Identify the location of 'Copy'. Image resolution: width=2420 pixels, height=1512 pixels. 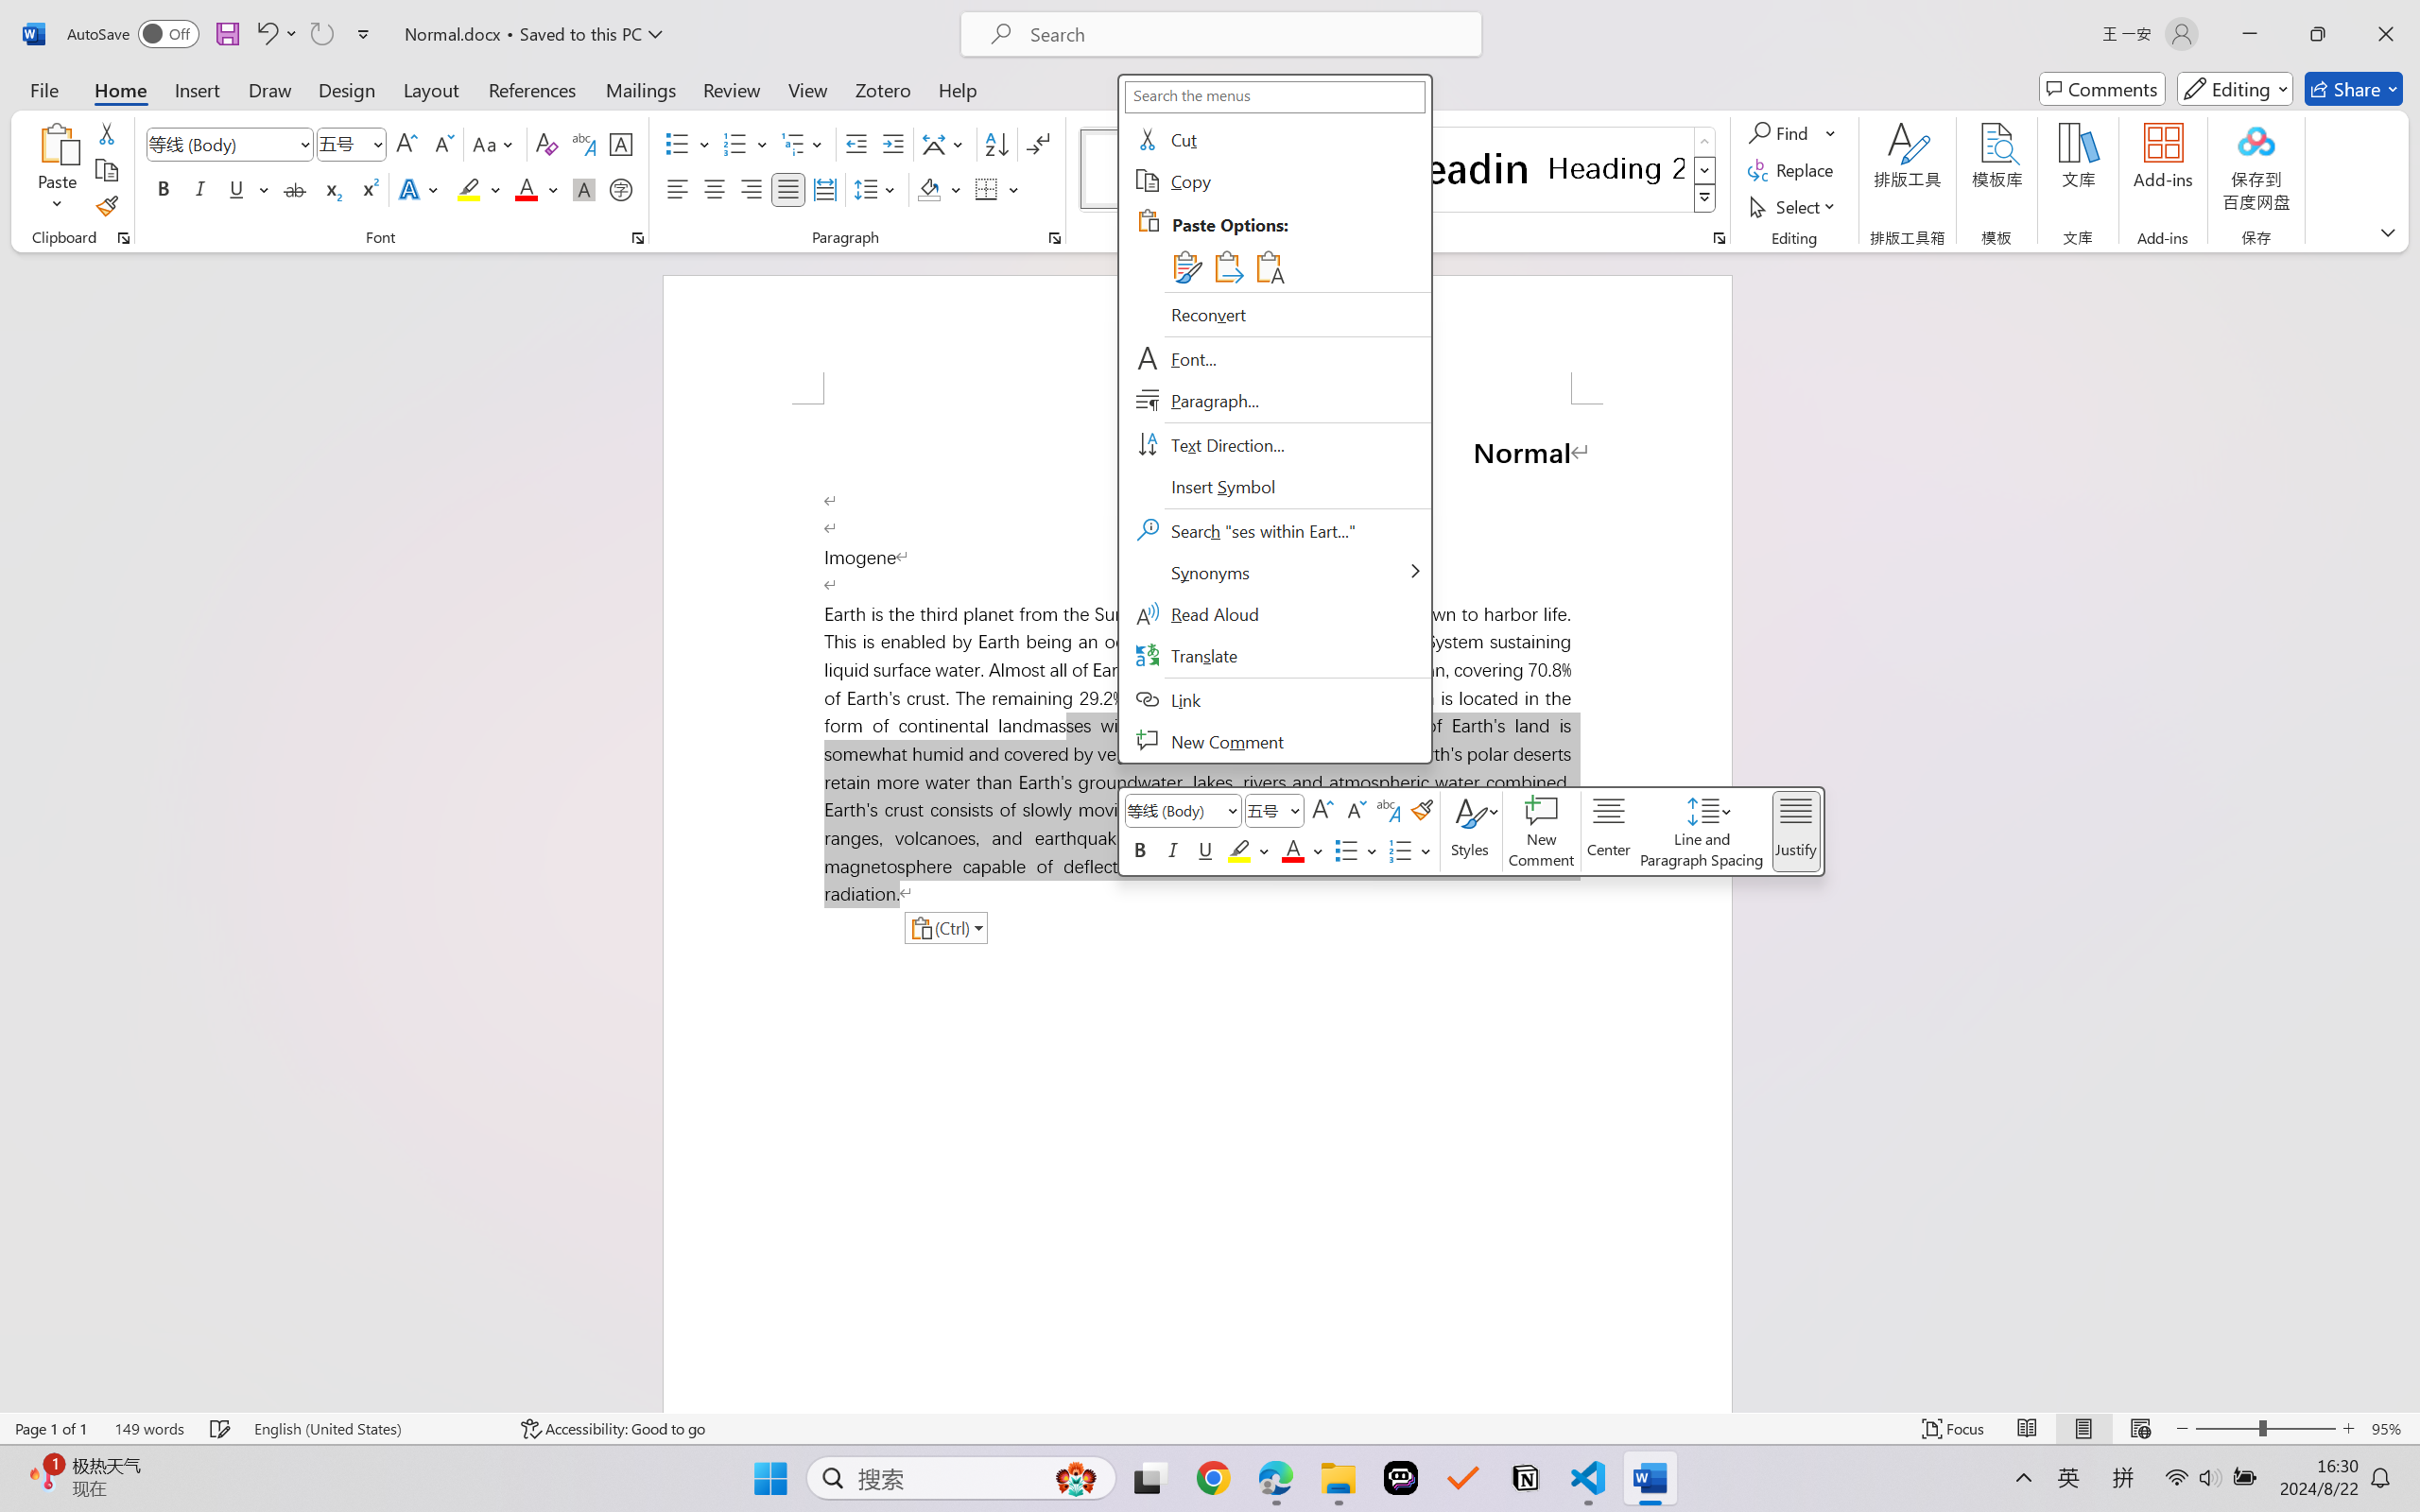
(1272, 180).